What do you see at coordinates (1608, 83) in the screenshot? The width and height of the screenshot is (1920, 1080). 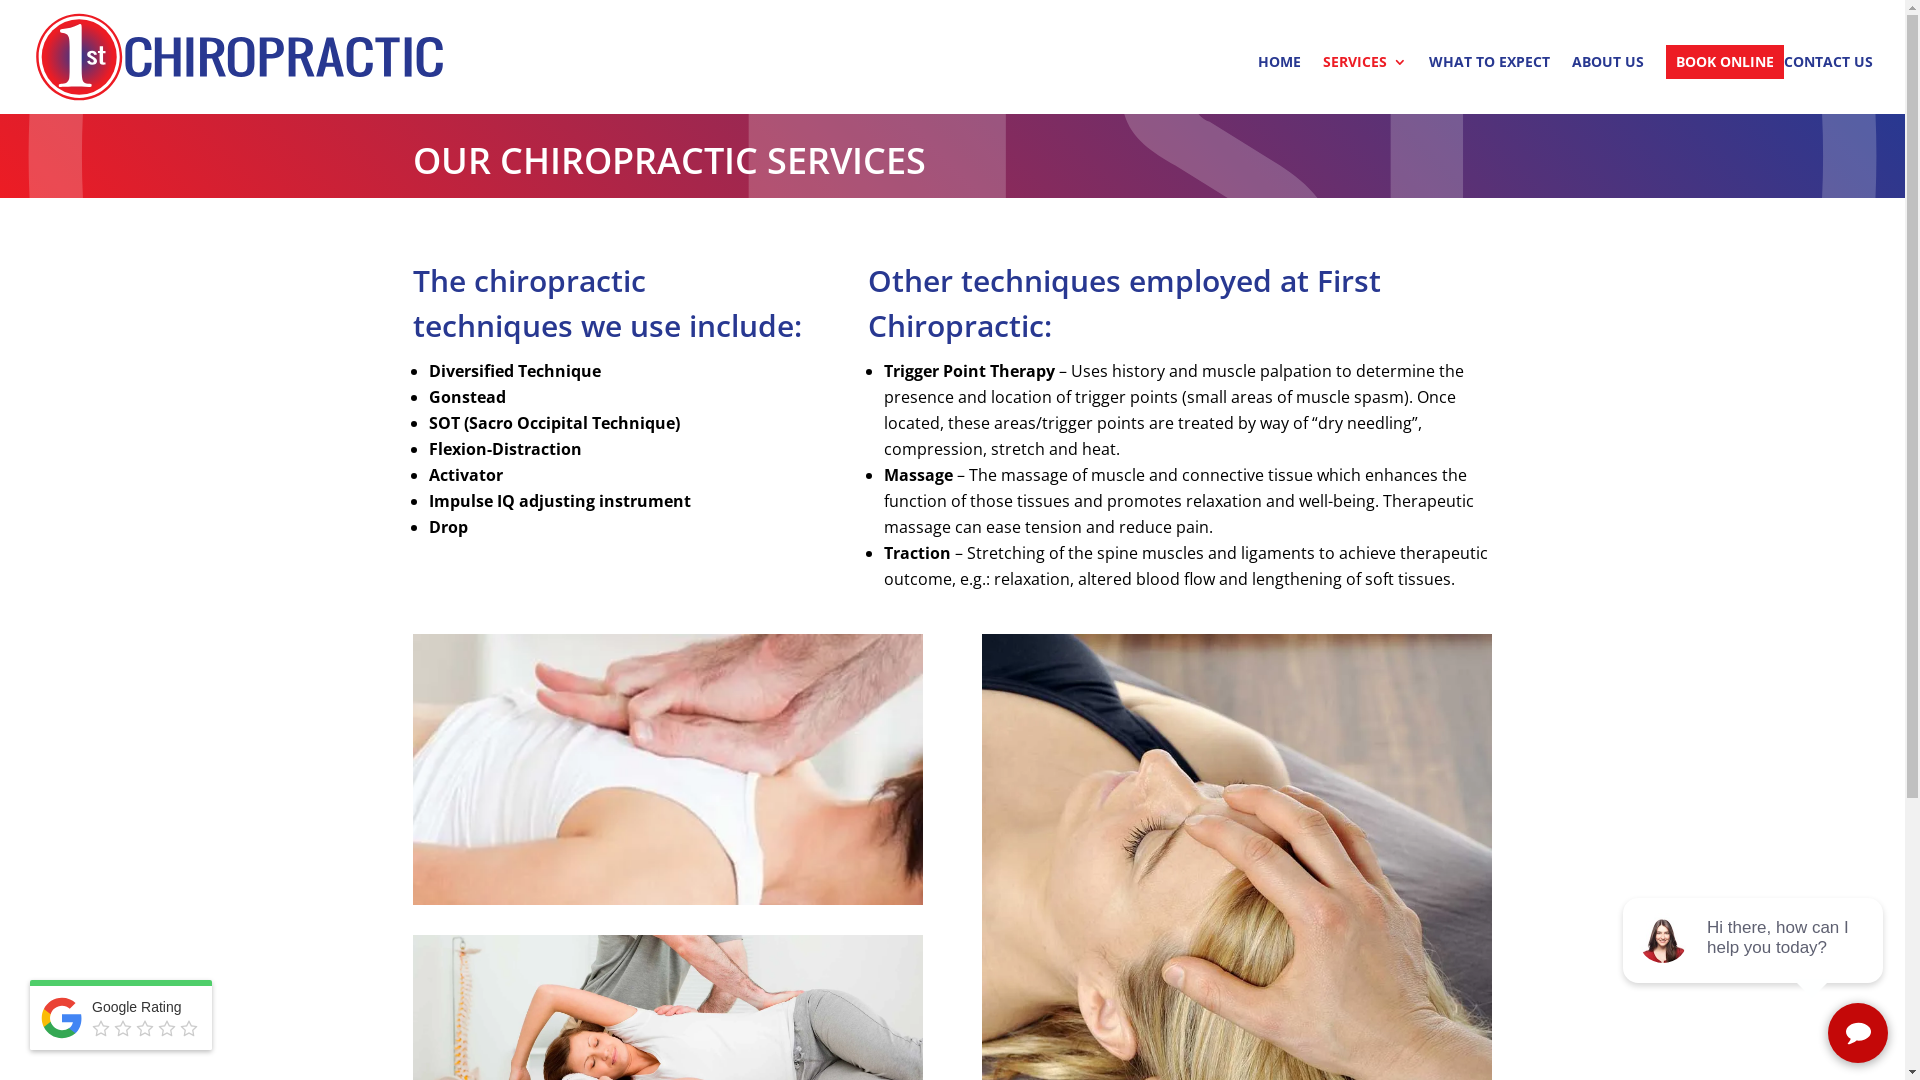 I see `'ABOUT US'` at bounding box center [1608, 83].